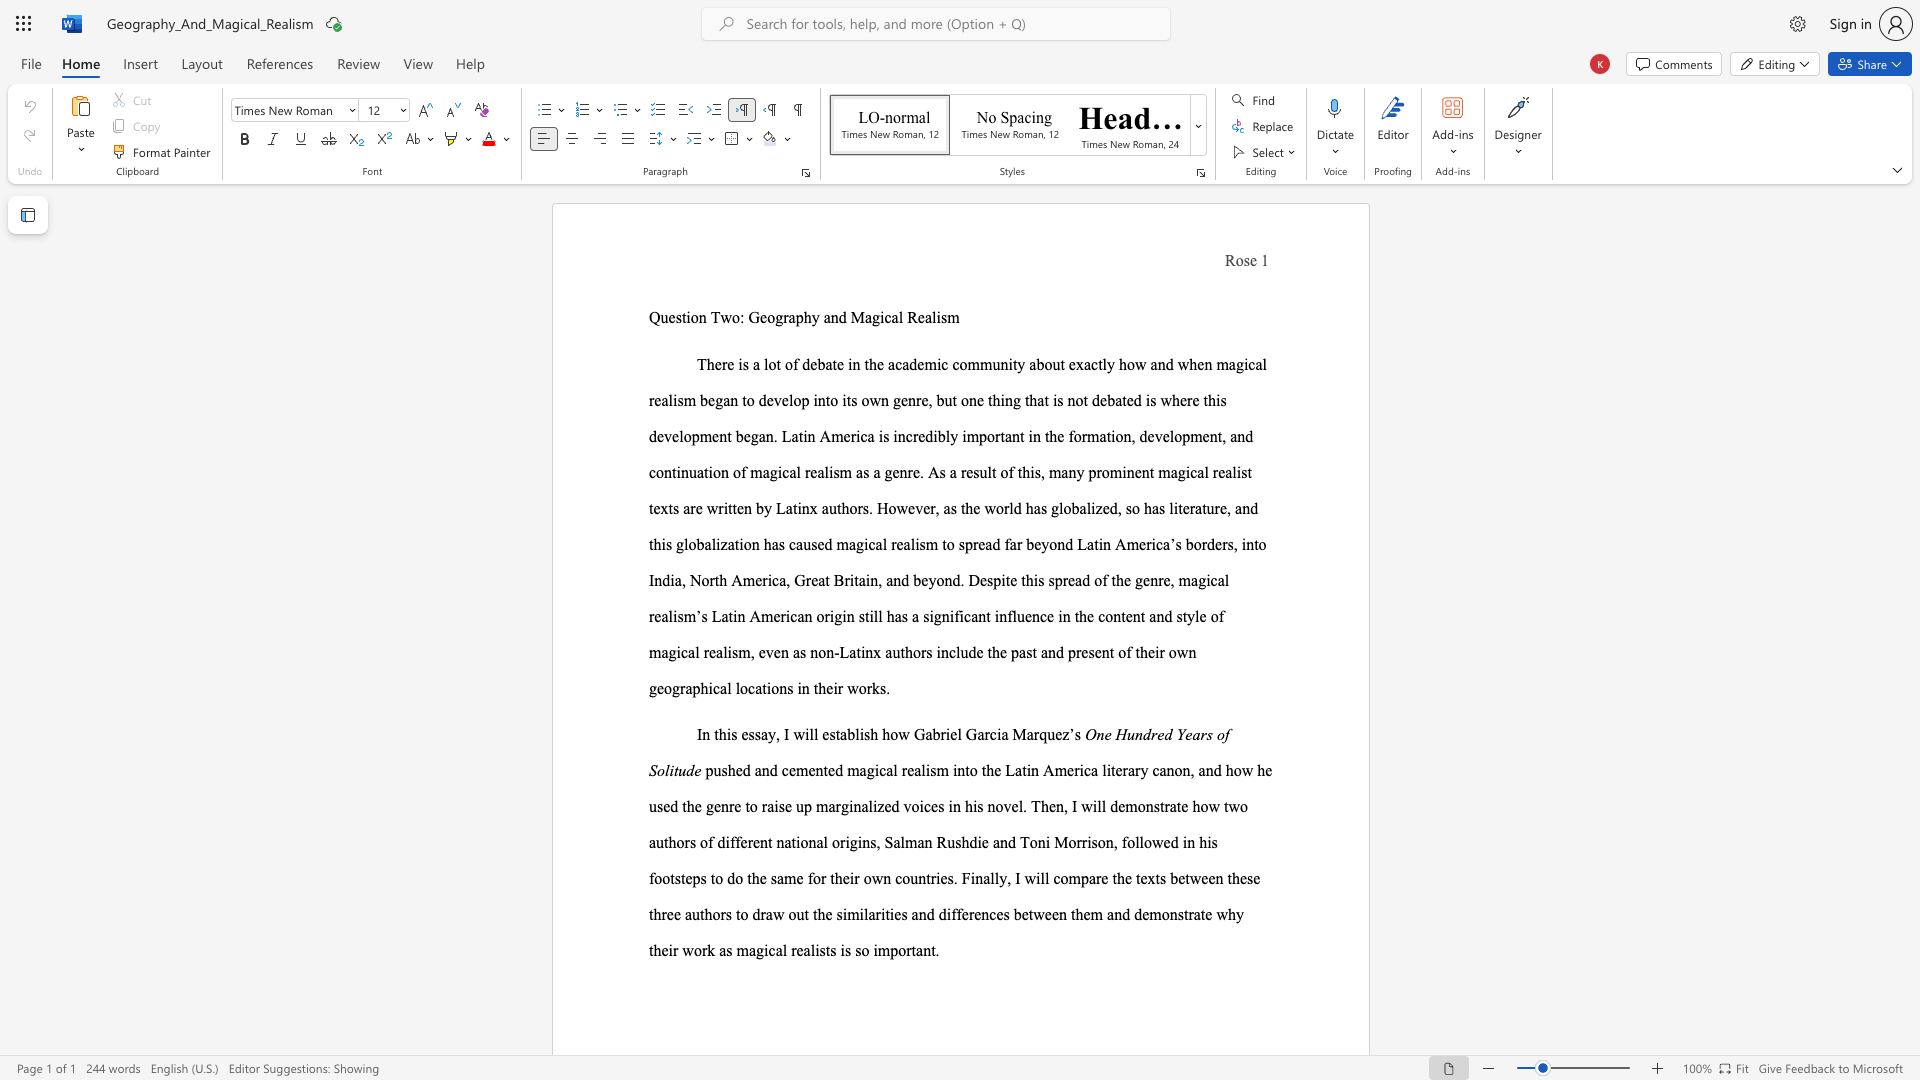  Describe the element at coordinates (1192, 805) in the screenshot. I see `the subset text "how two authors of different national origins, Salman Rushdie and Toni" within the text "how two authors of different national origins, Salman Rushdie and Toni Morrison,"` at that location.